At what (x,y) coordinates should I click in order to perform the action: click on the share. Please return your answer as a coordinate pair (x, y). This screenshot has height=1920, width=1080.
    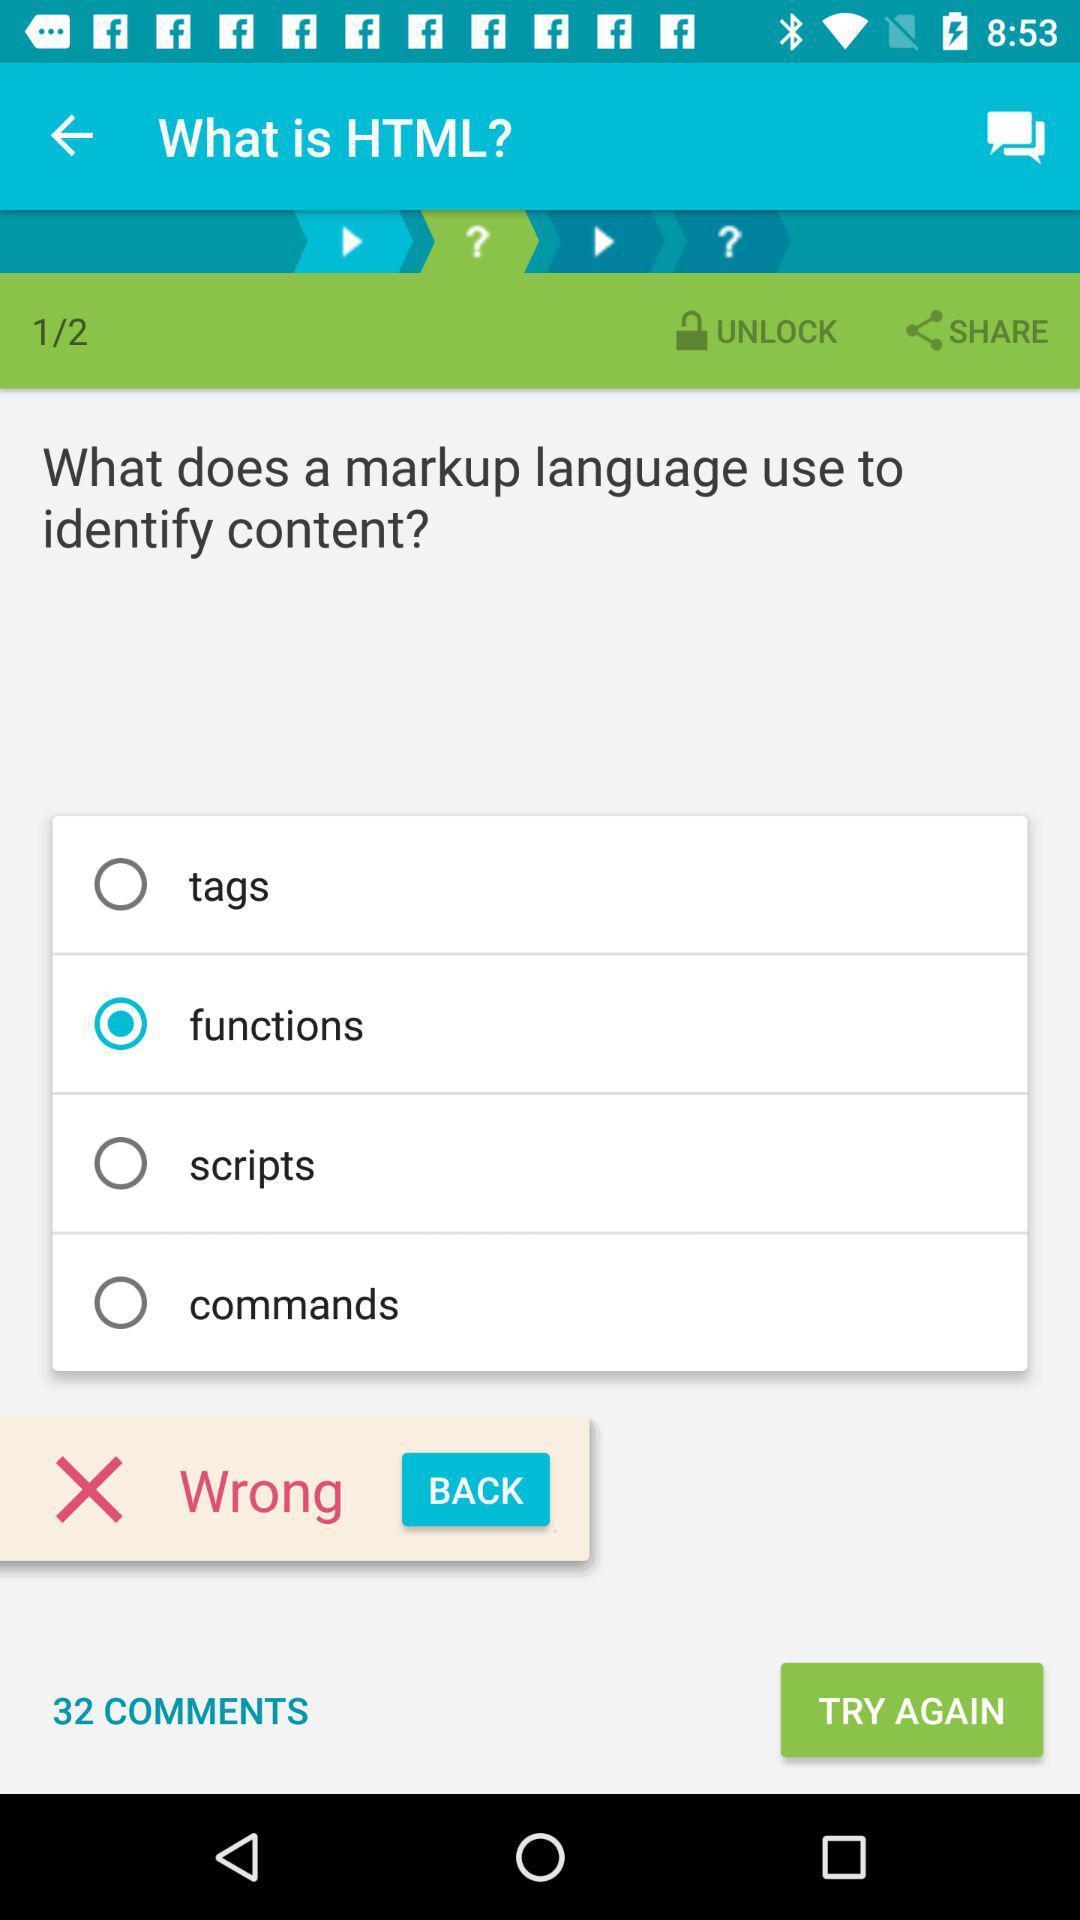
    Looking at the image, I should click on (973, 330).